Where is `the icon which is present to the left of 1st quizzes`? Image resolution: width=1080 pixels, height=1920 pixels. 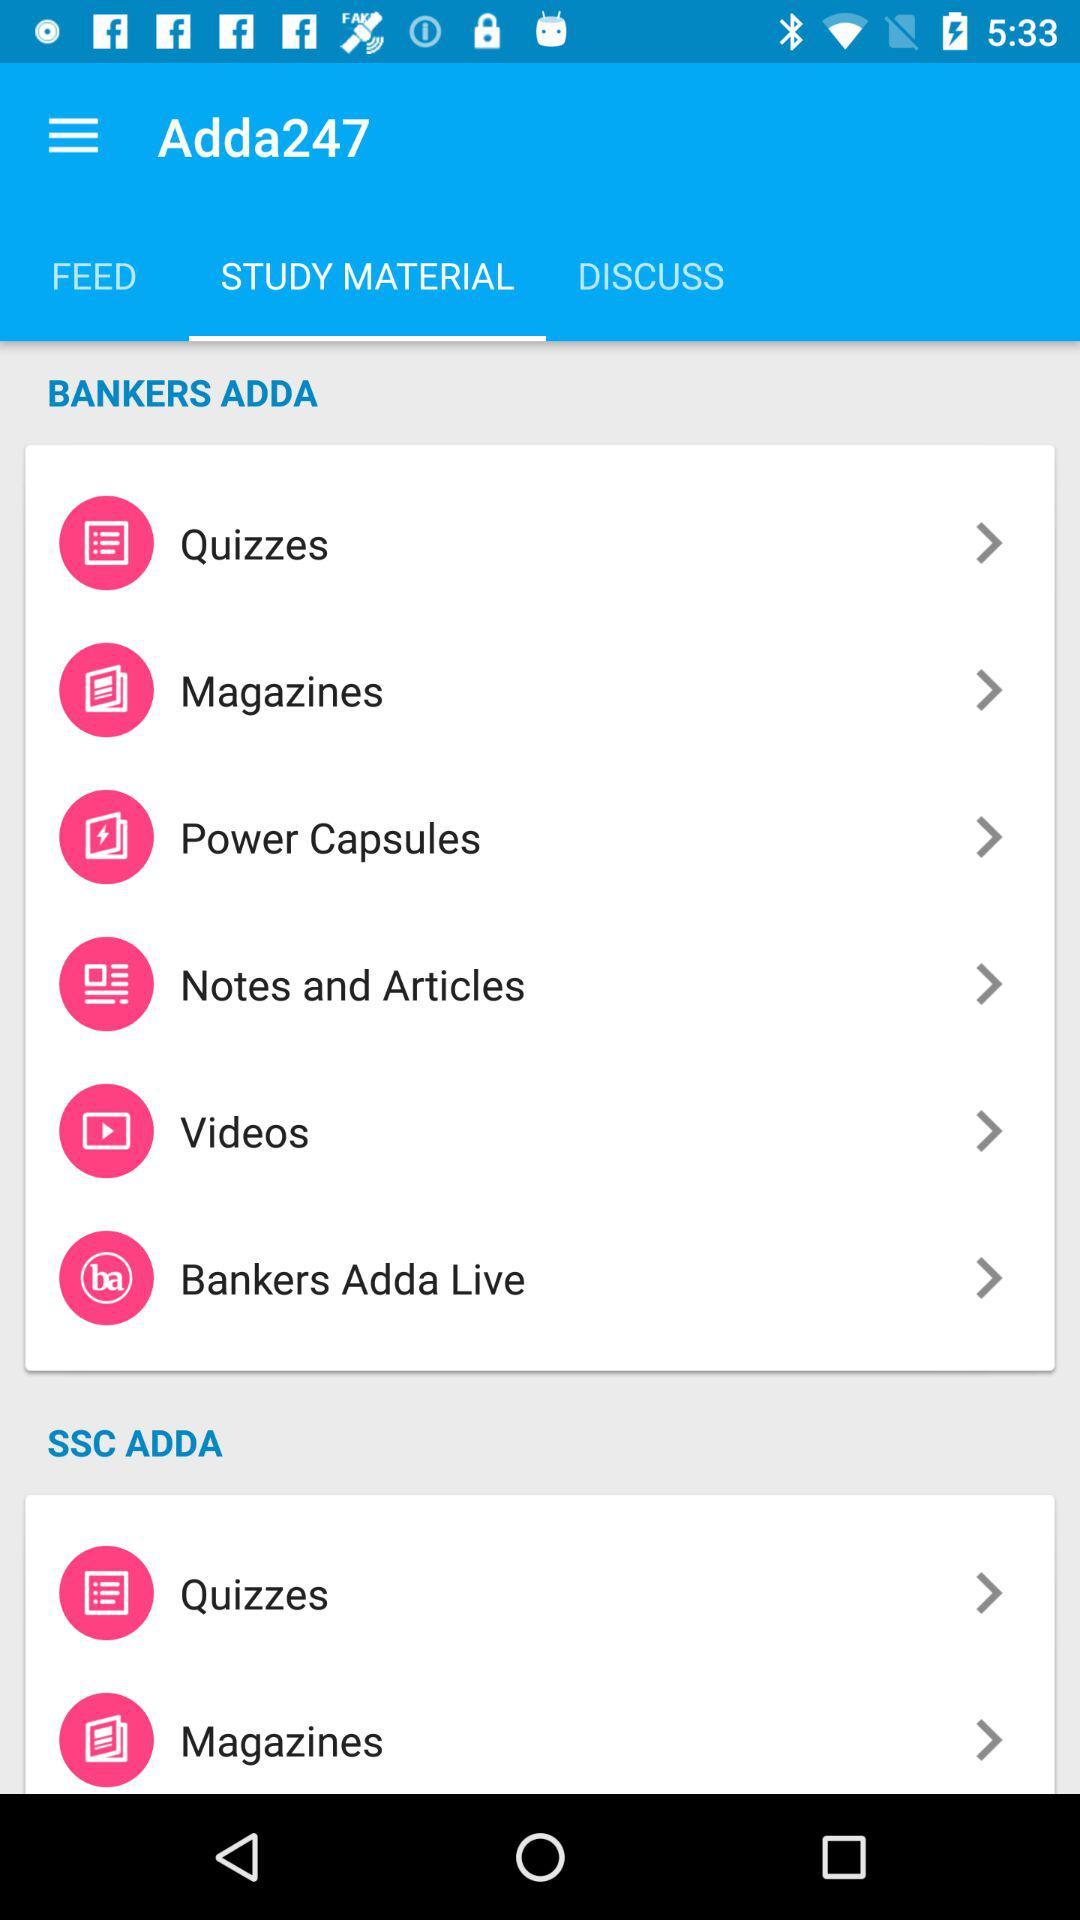 the icon which is present to the left of 1st quizzes is located at coordinates (106, 542).